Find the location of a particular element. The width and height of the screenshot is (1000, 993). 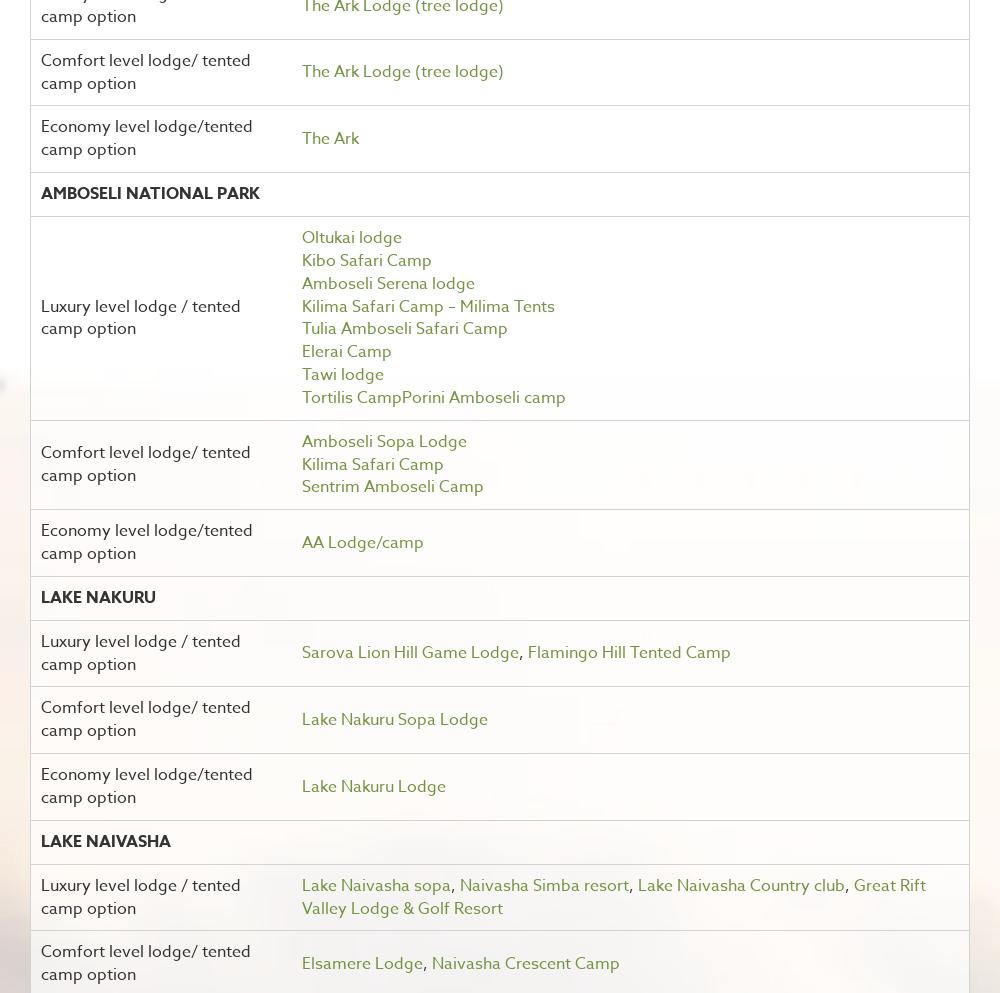

'Sarova Lion Hill Game Lodge' is located at coordinates (409, 652).